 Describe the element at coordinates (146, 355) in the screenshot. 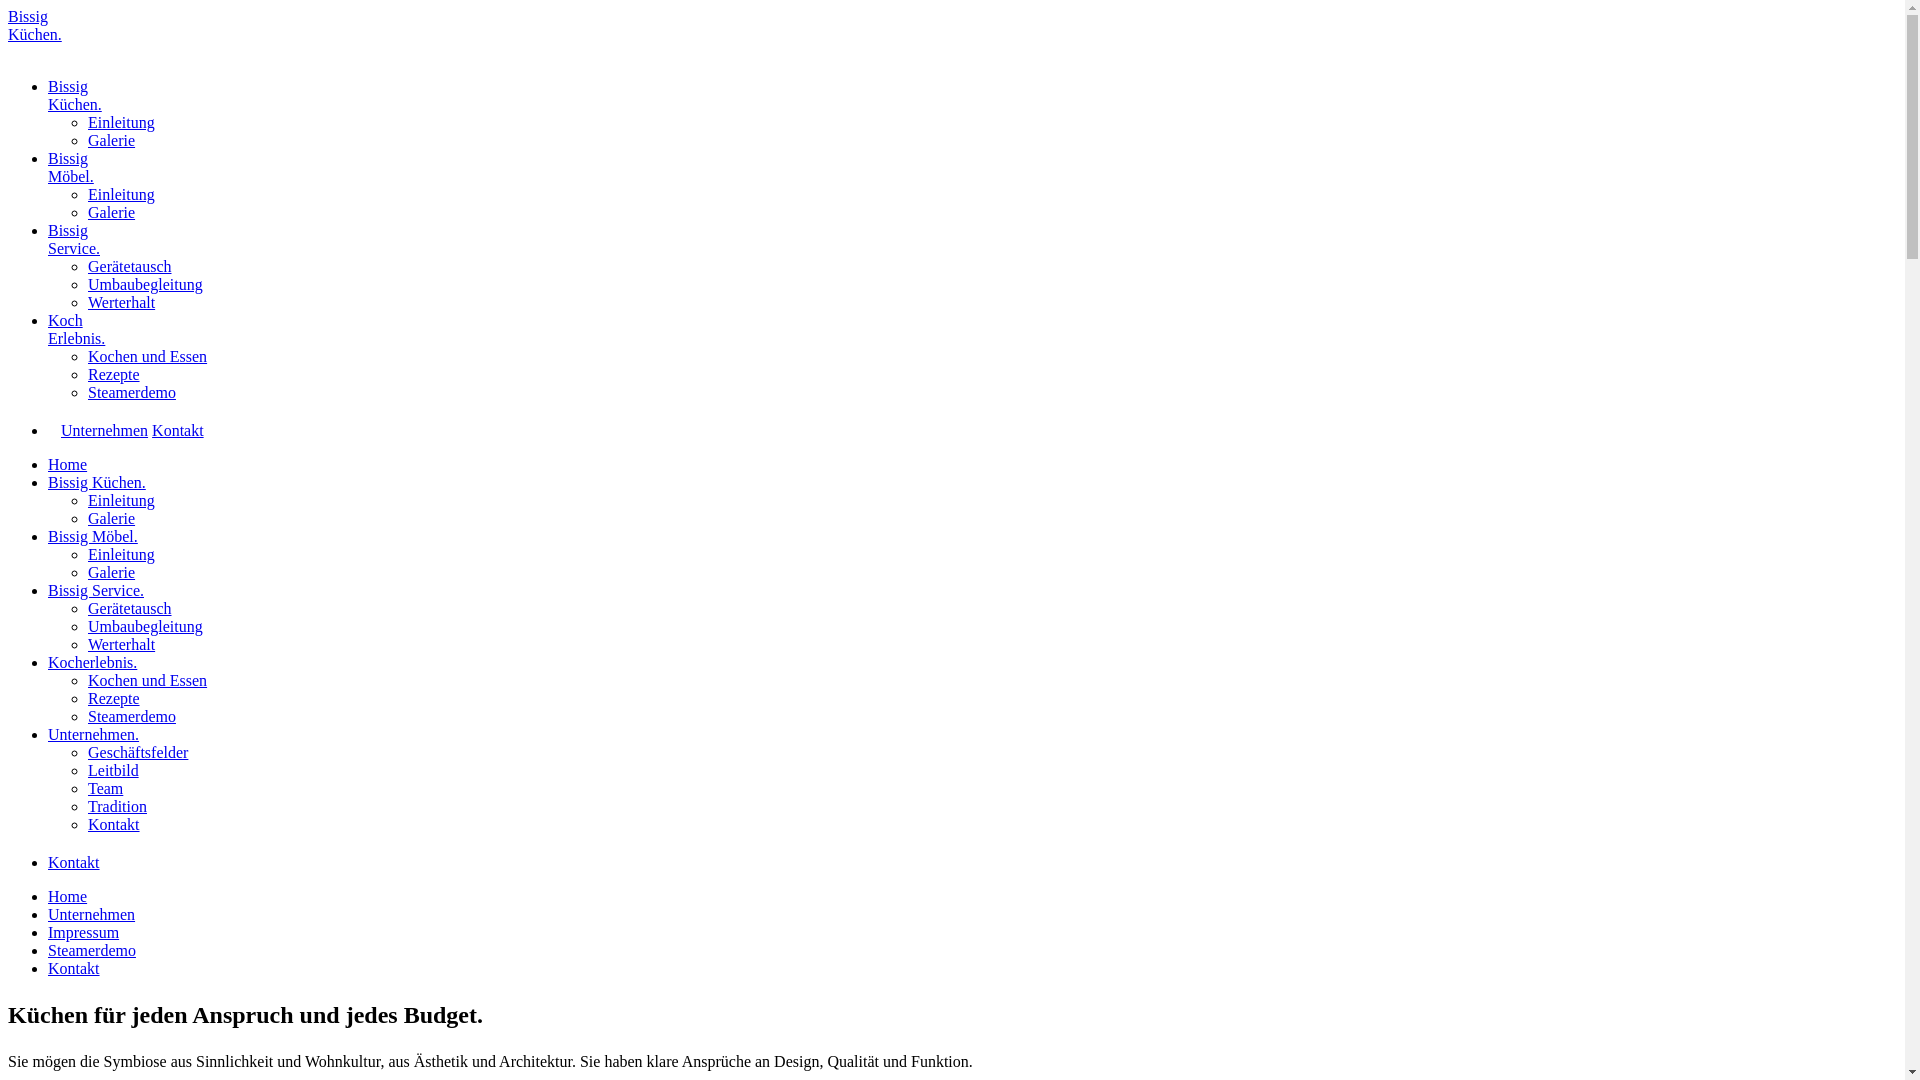

I see `'Kochen und Essen'` at that location.